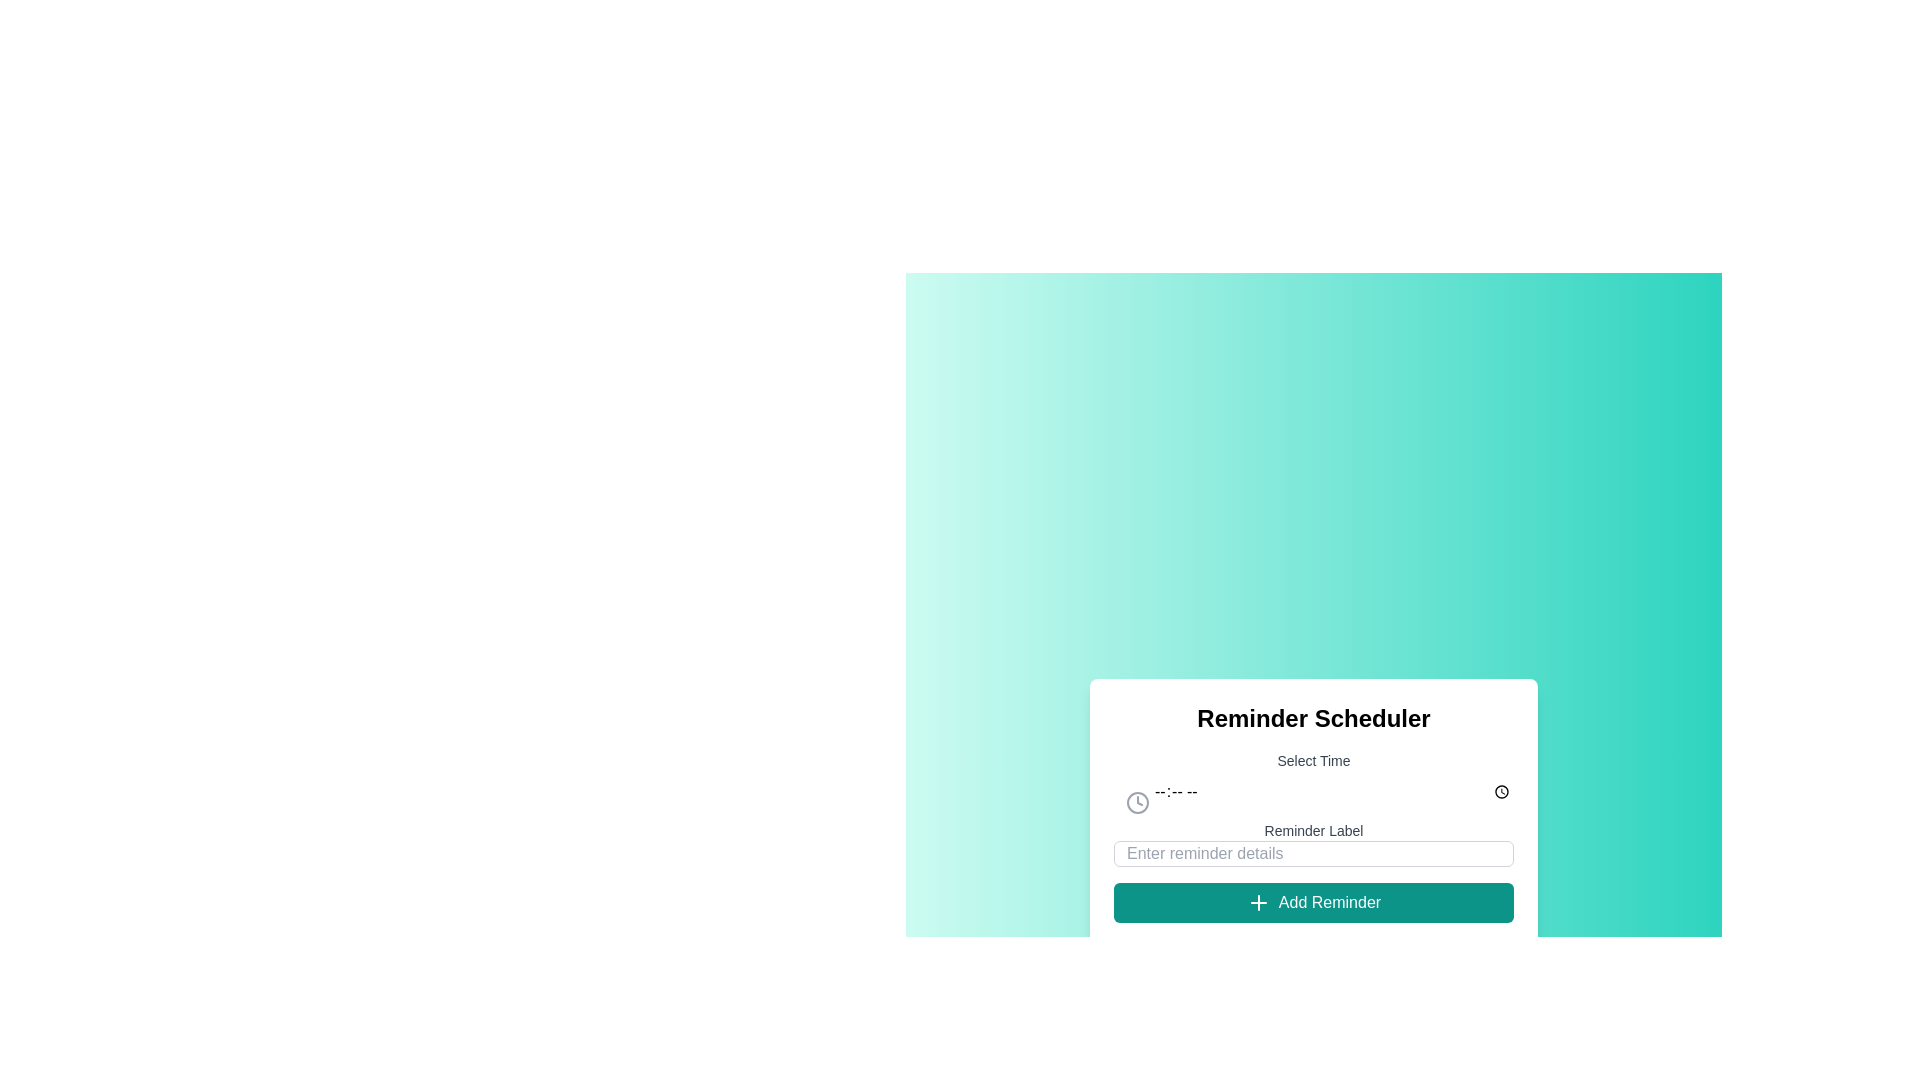  What do you see at coordinates (1314, 902) in the screenshot?
I see `the 'Add Reminder' button with a teal background and white text at the bottom of the 'Reminder Scheduler' card` at bounding box center [1314, 902].